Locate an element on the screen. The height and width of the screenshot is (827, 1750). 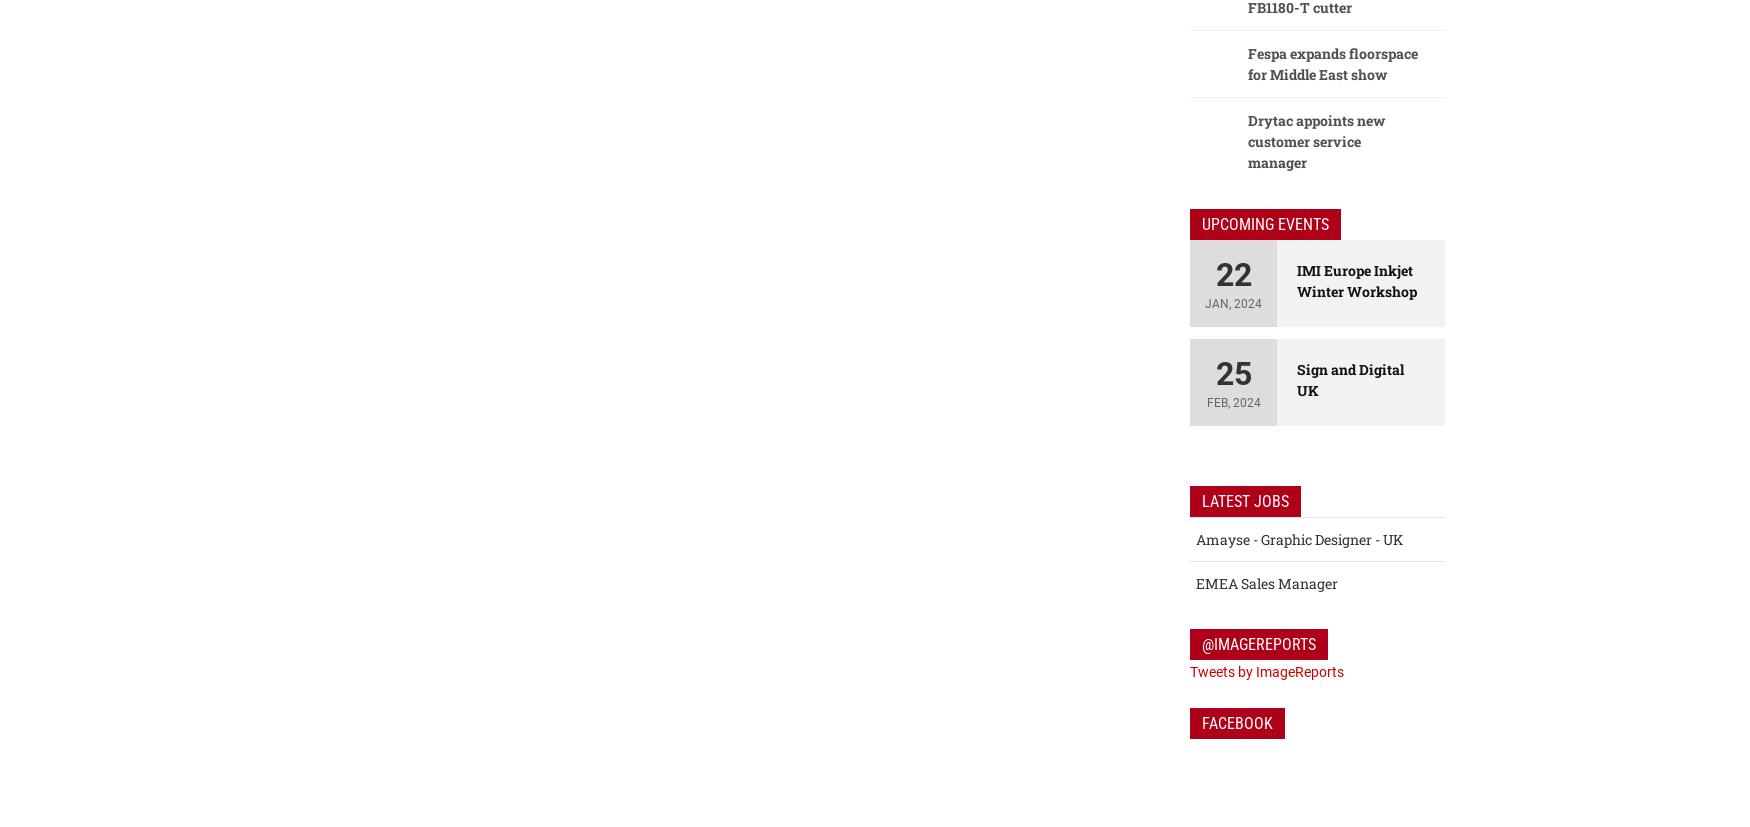
'Drytac appoints new customer service manager' is located at coordinates (1316, 141).